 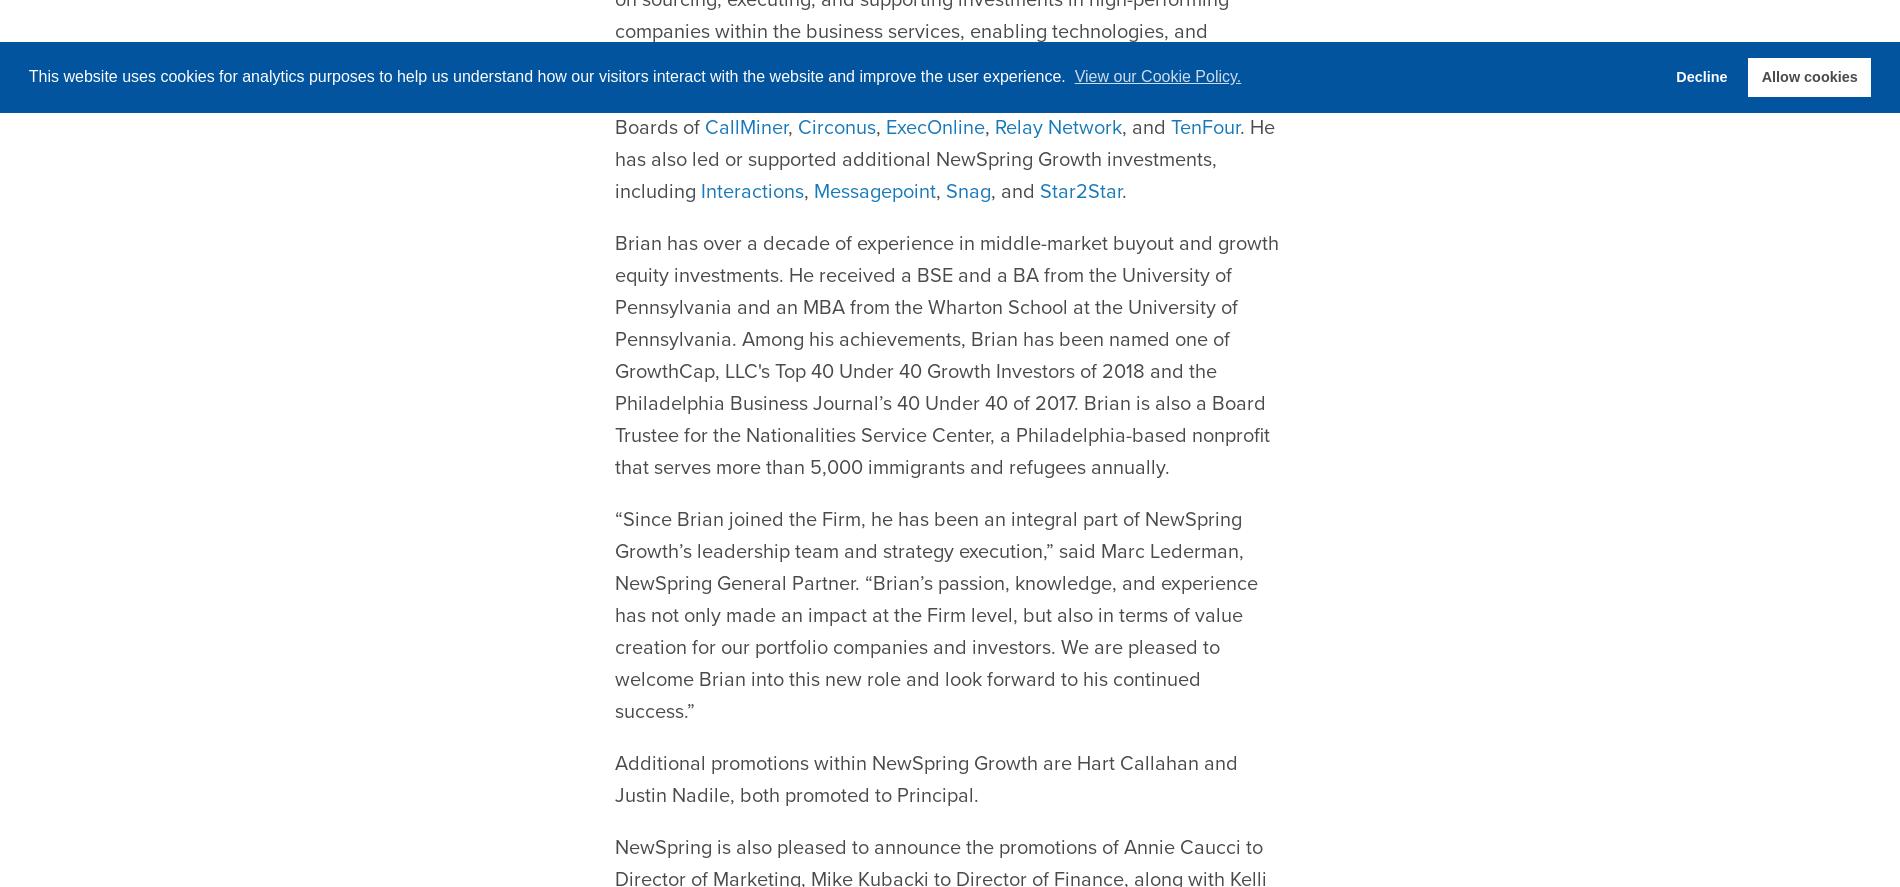 I want to click on 'Additional promotions within NewSpring Growth are Hart Callahan and Justin Nadile, both promoted to Principal.', so click(x=925, y=730).